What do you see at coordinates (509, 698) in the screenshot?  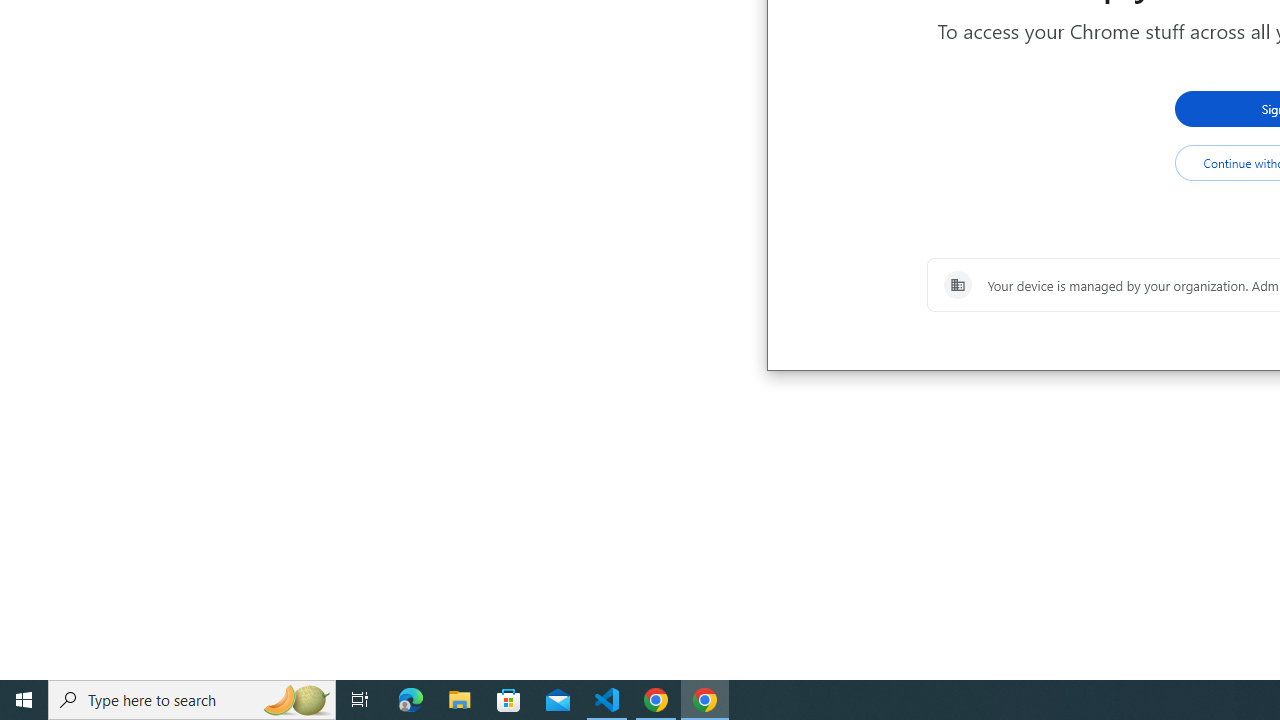 I see `'Microsoft Store'` at bounding box center [509, 698].